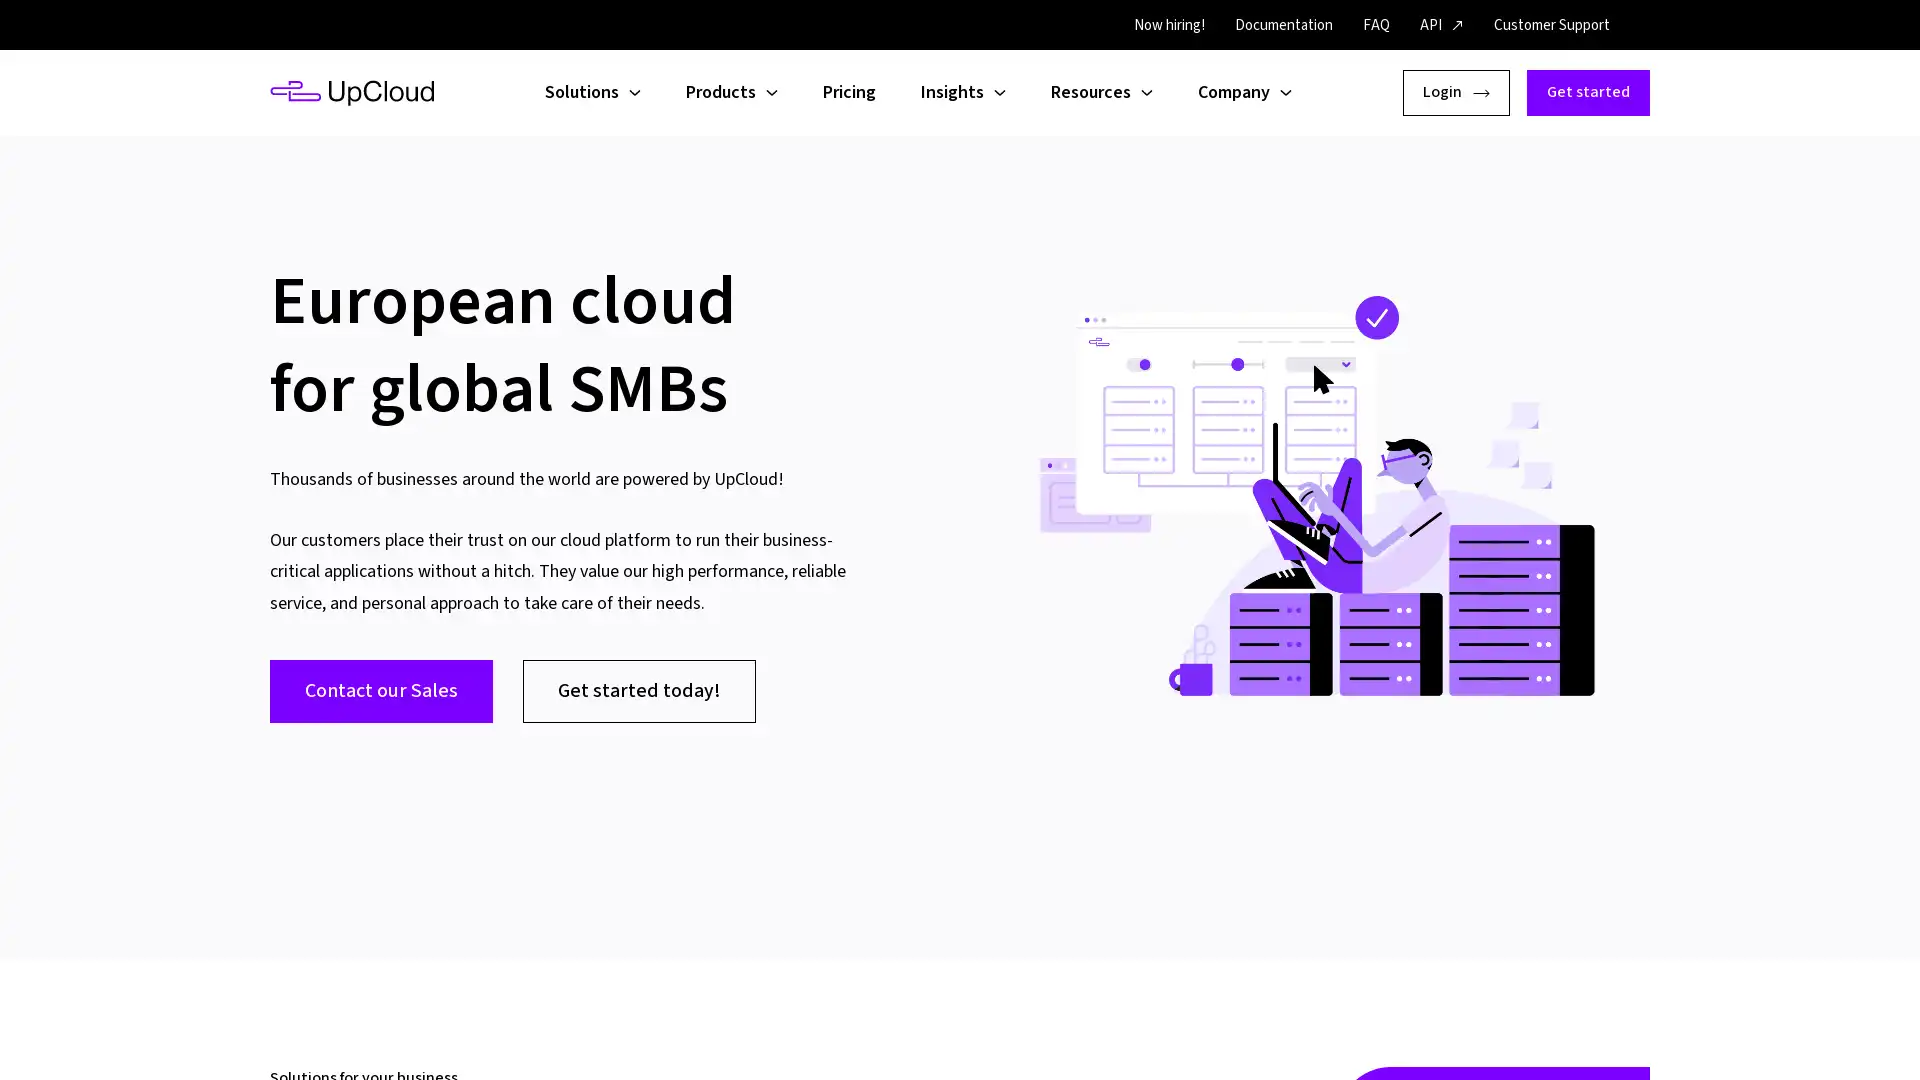 The width and height of the screenshot is (1920, 1080). What do you see at coordinates (771, 92) in the screenshot?
I see `Open child menu for Products` at bounding box center [771, 92].